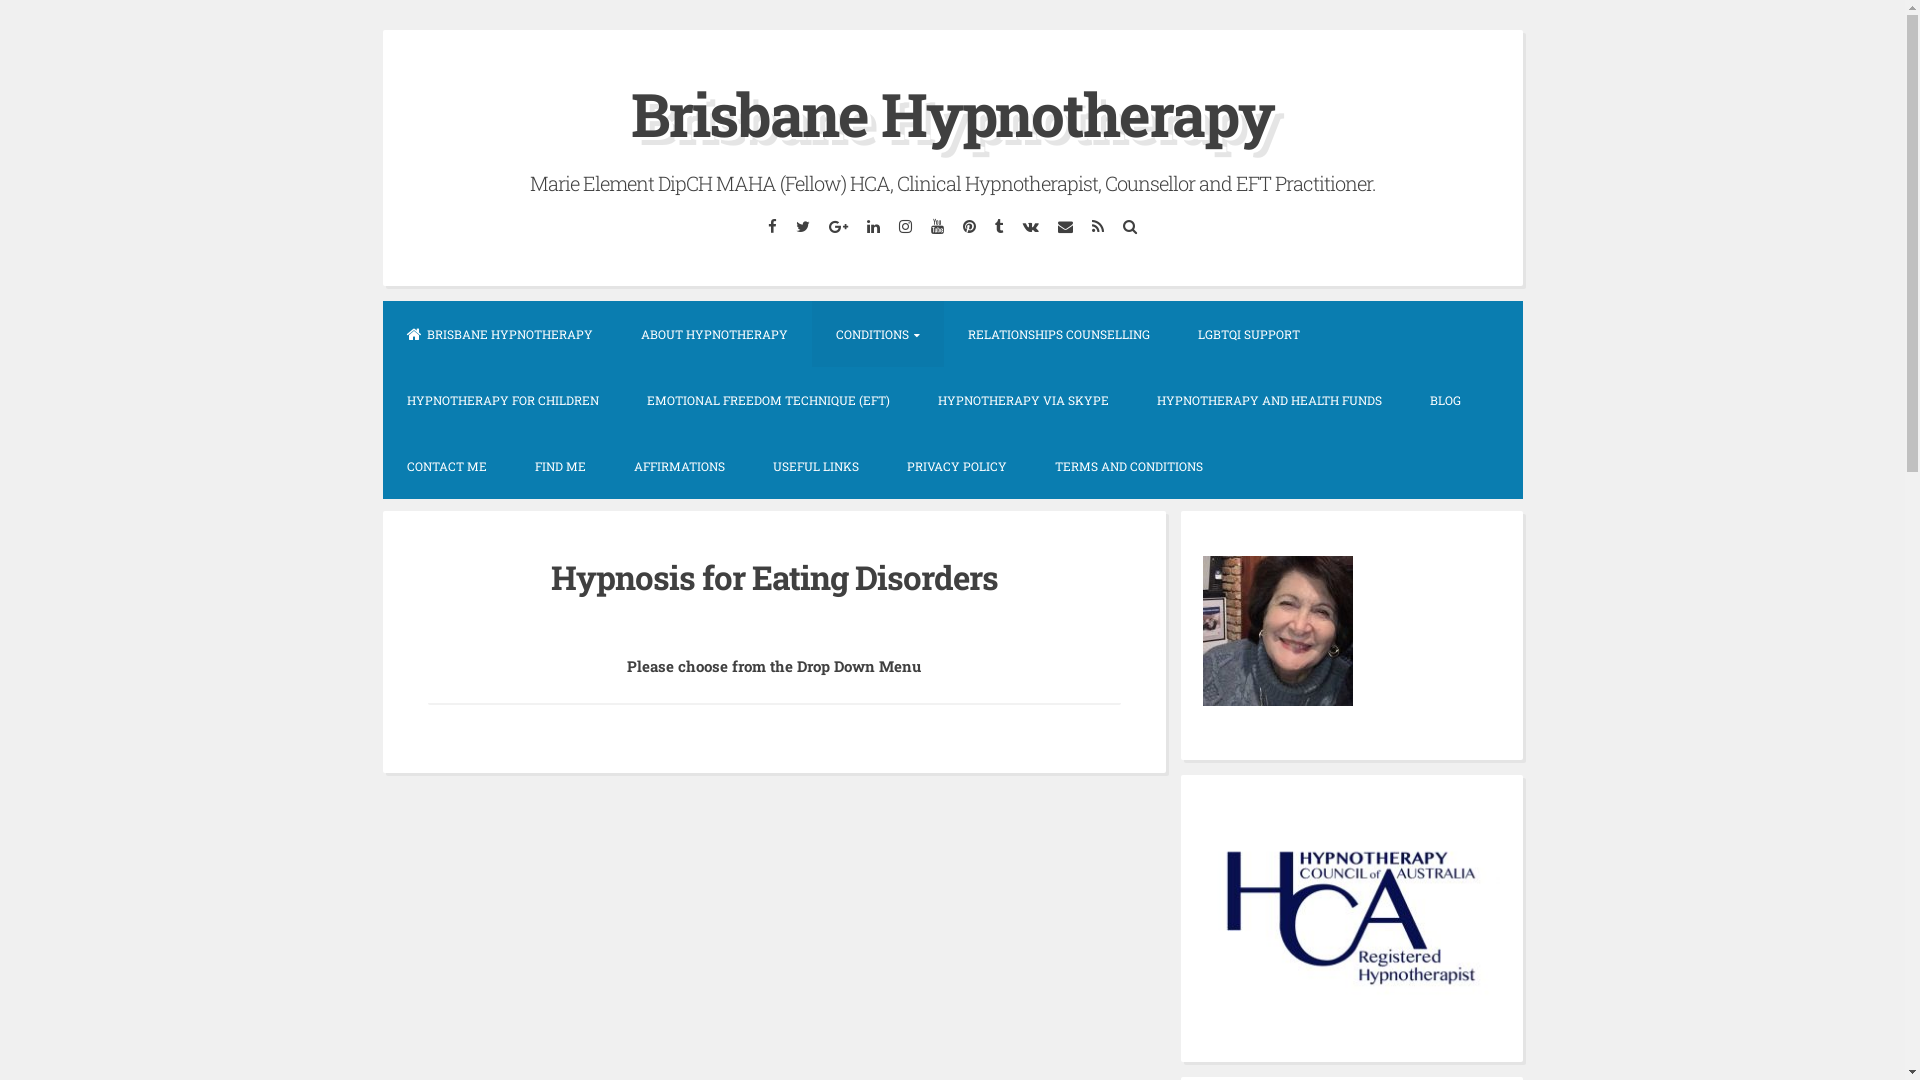 Image resolution: width=1920 pixels, height=1080 pixels. Describe the element at coordinates (1064, 225) in the screenshot. I see `'Email'` at that location.